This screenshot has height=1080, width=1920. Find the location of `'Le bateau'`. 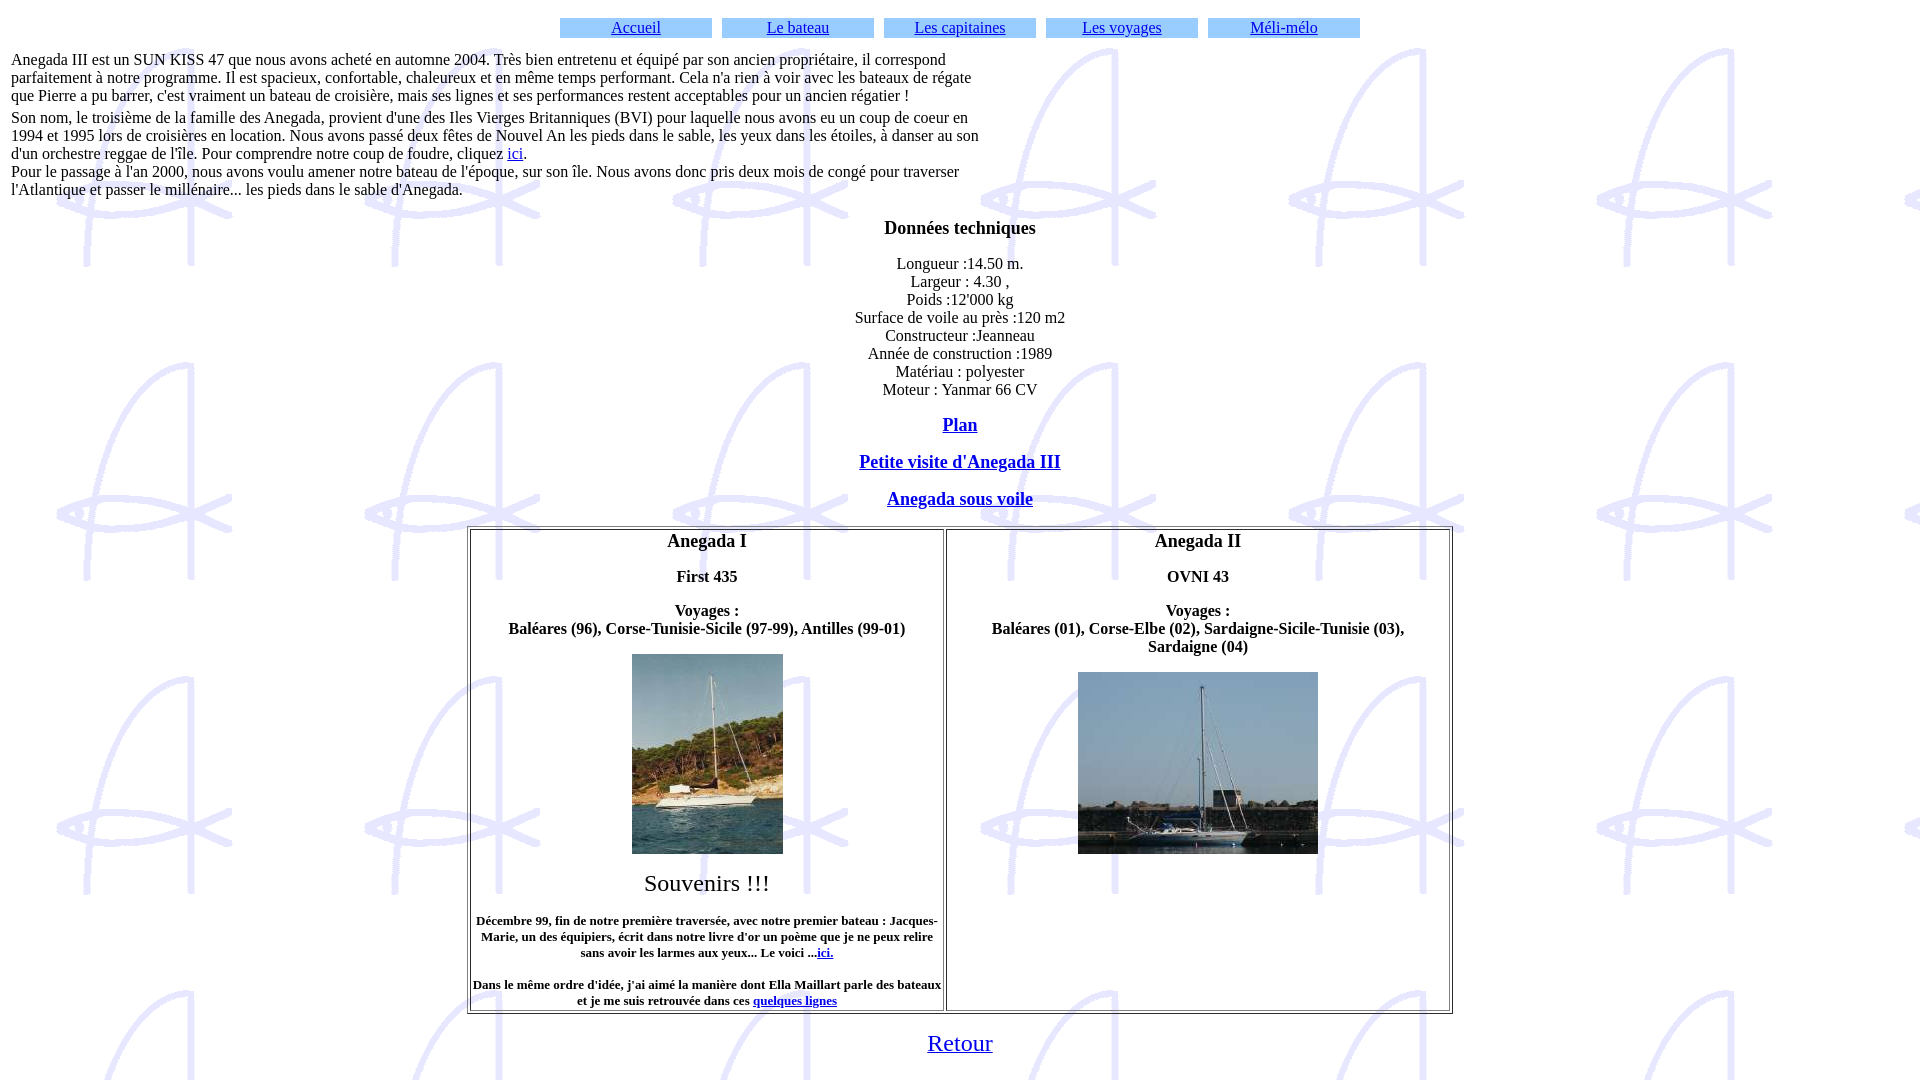

'Le bateau' is located at coordinates (797, 27).